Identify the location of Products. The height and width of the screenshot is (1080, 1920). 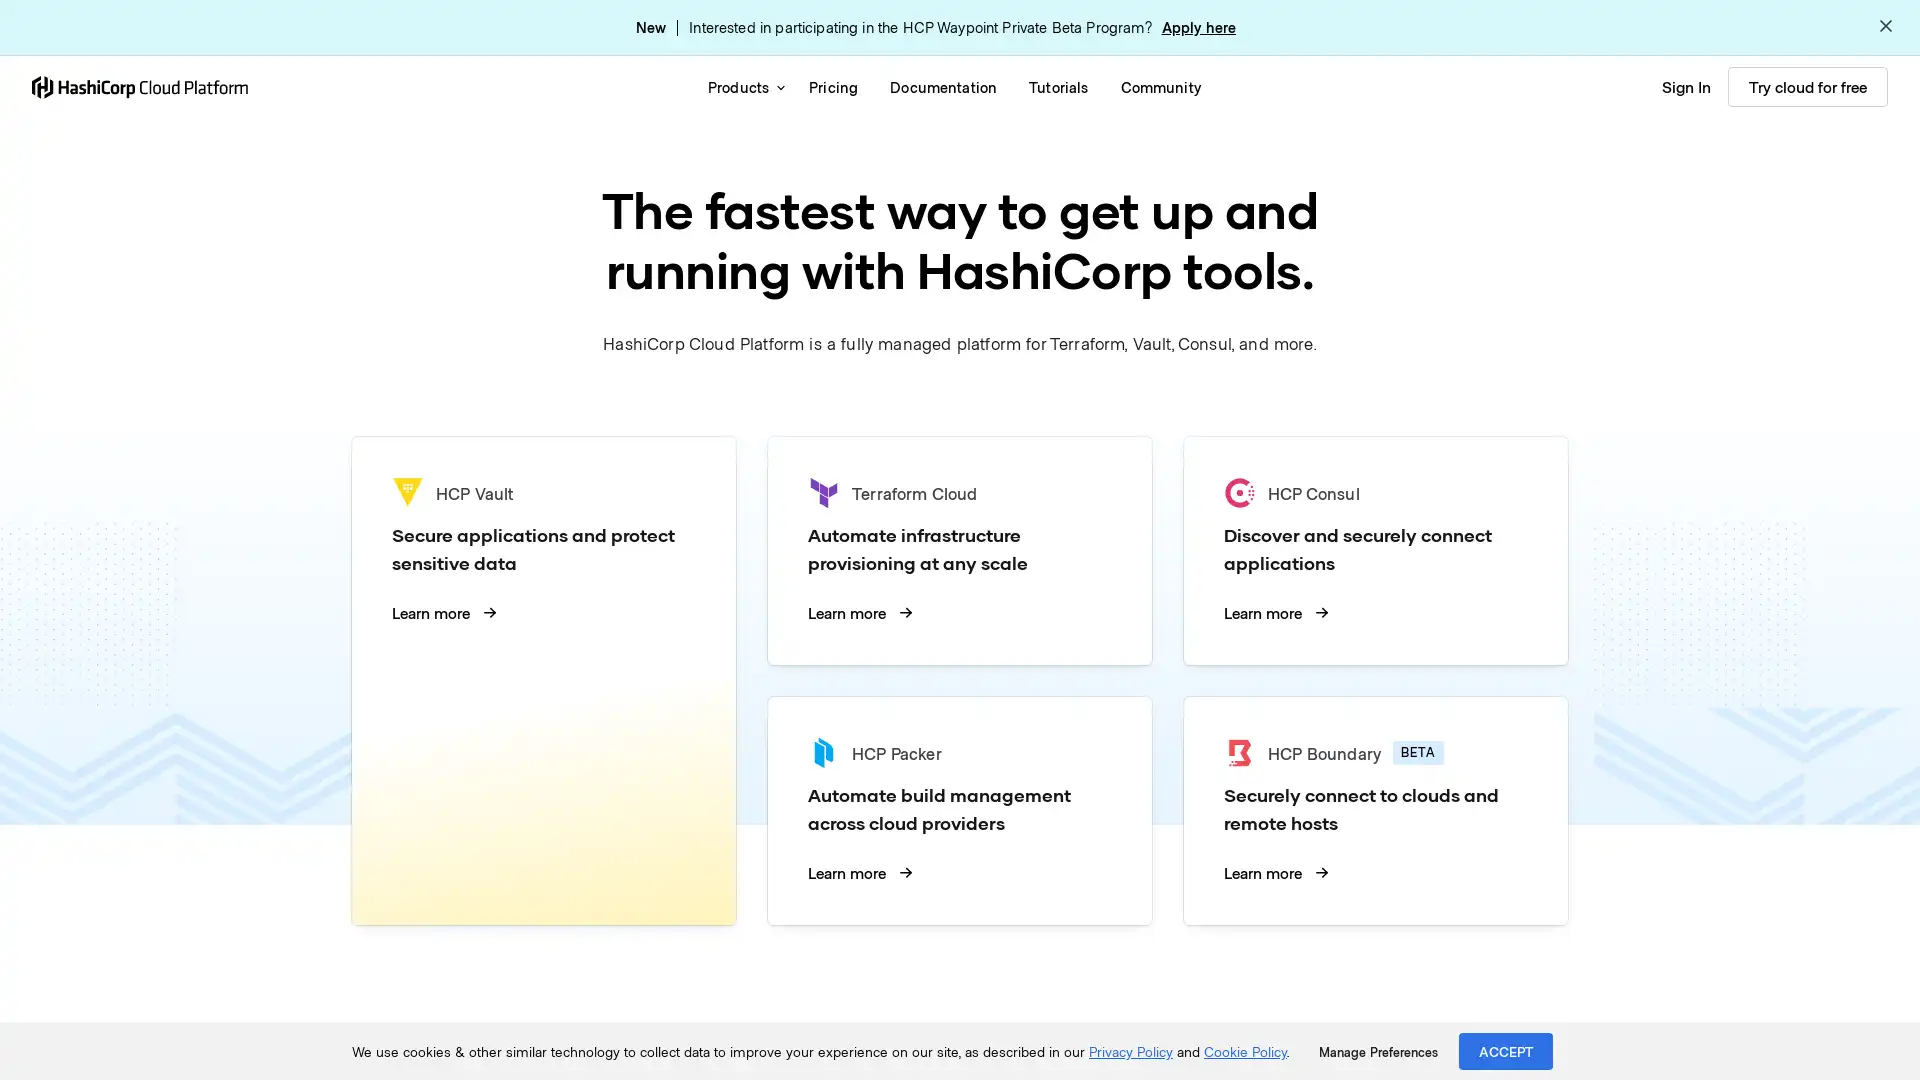
(741, 86).